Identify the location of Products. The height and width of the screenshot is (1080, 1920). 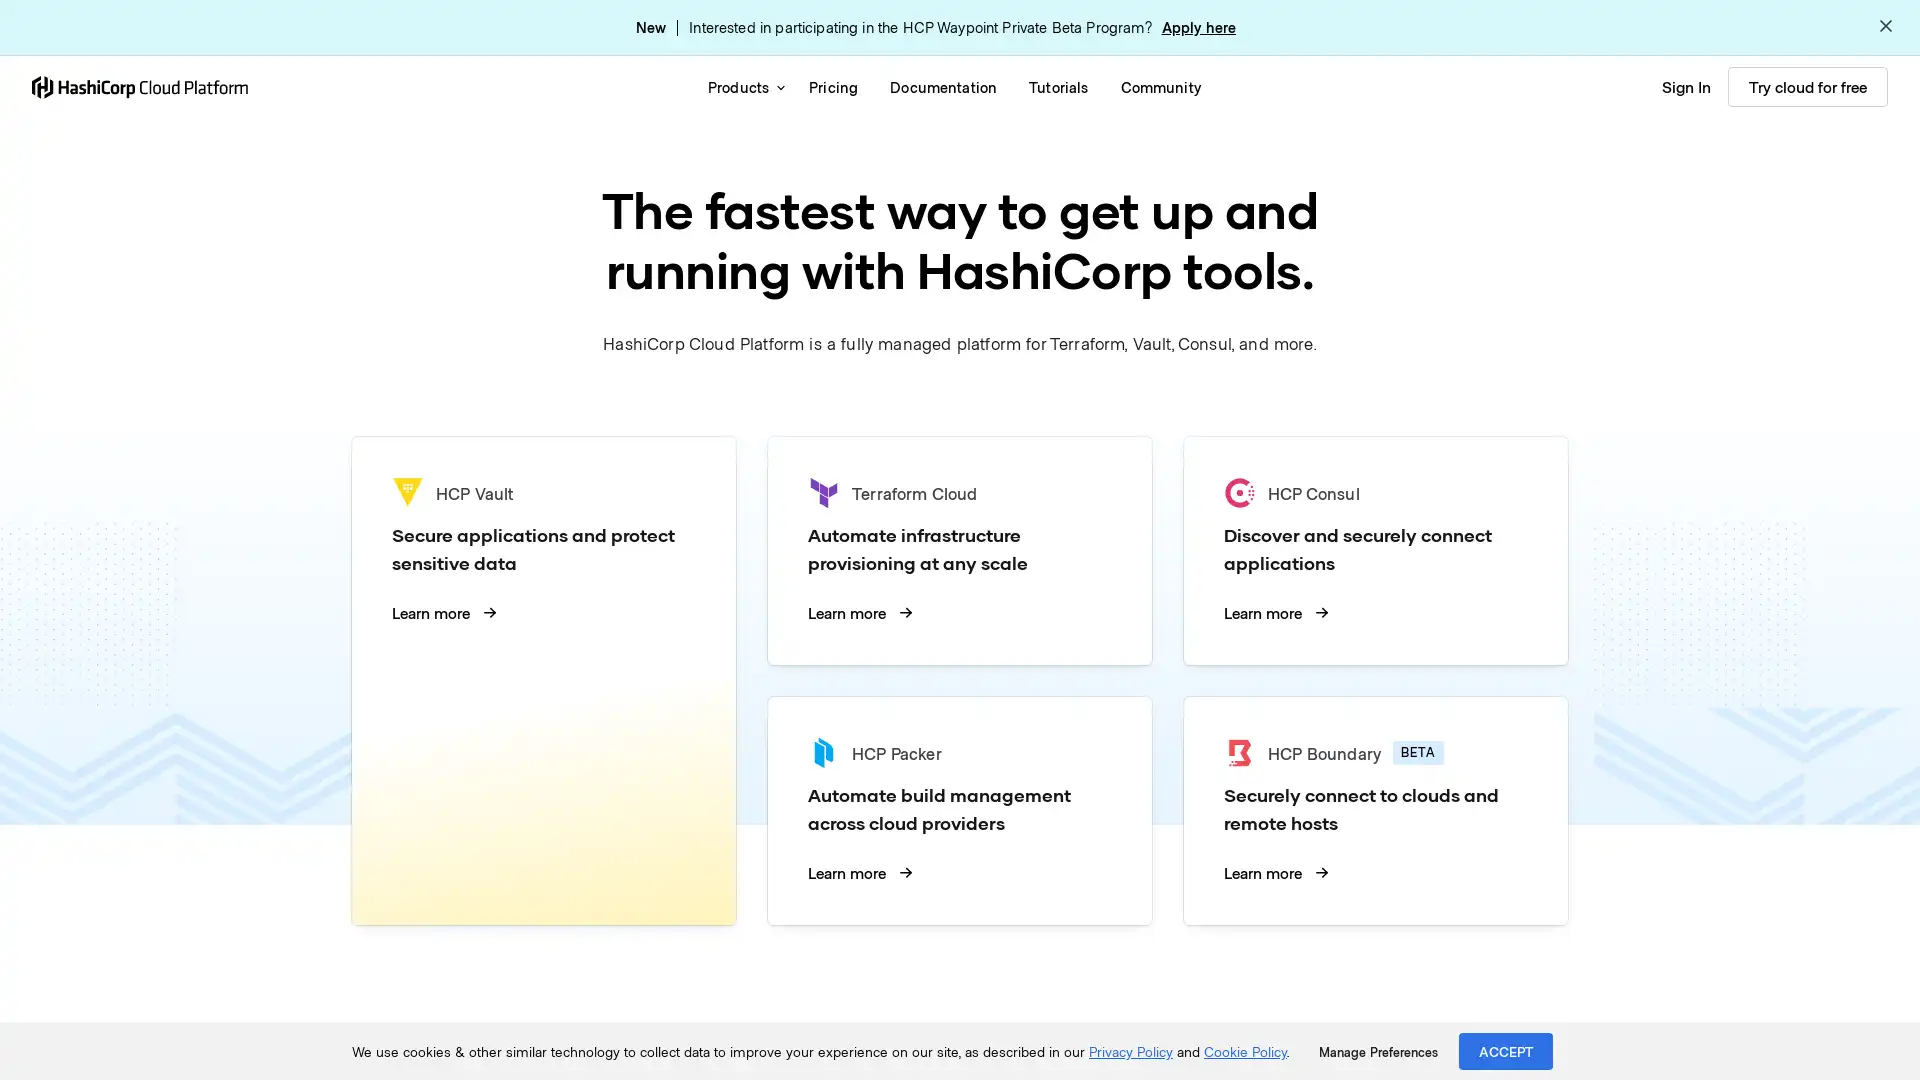
(741, 86).